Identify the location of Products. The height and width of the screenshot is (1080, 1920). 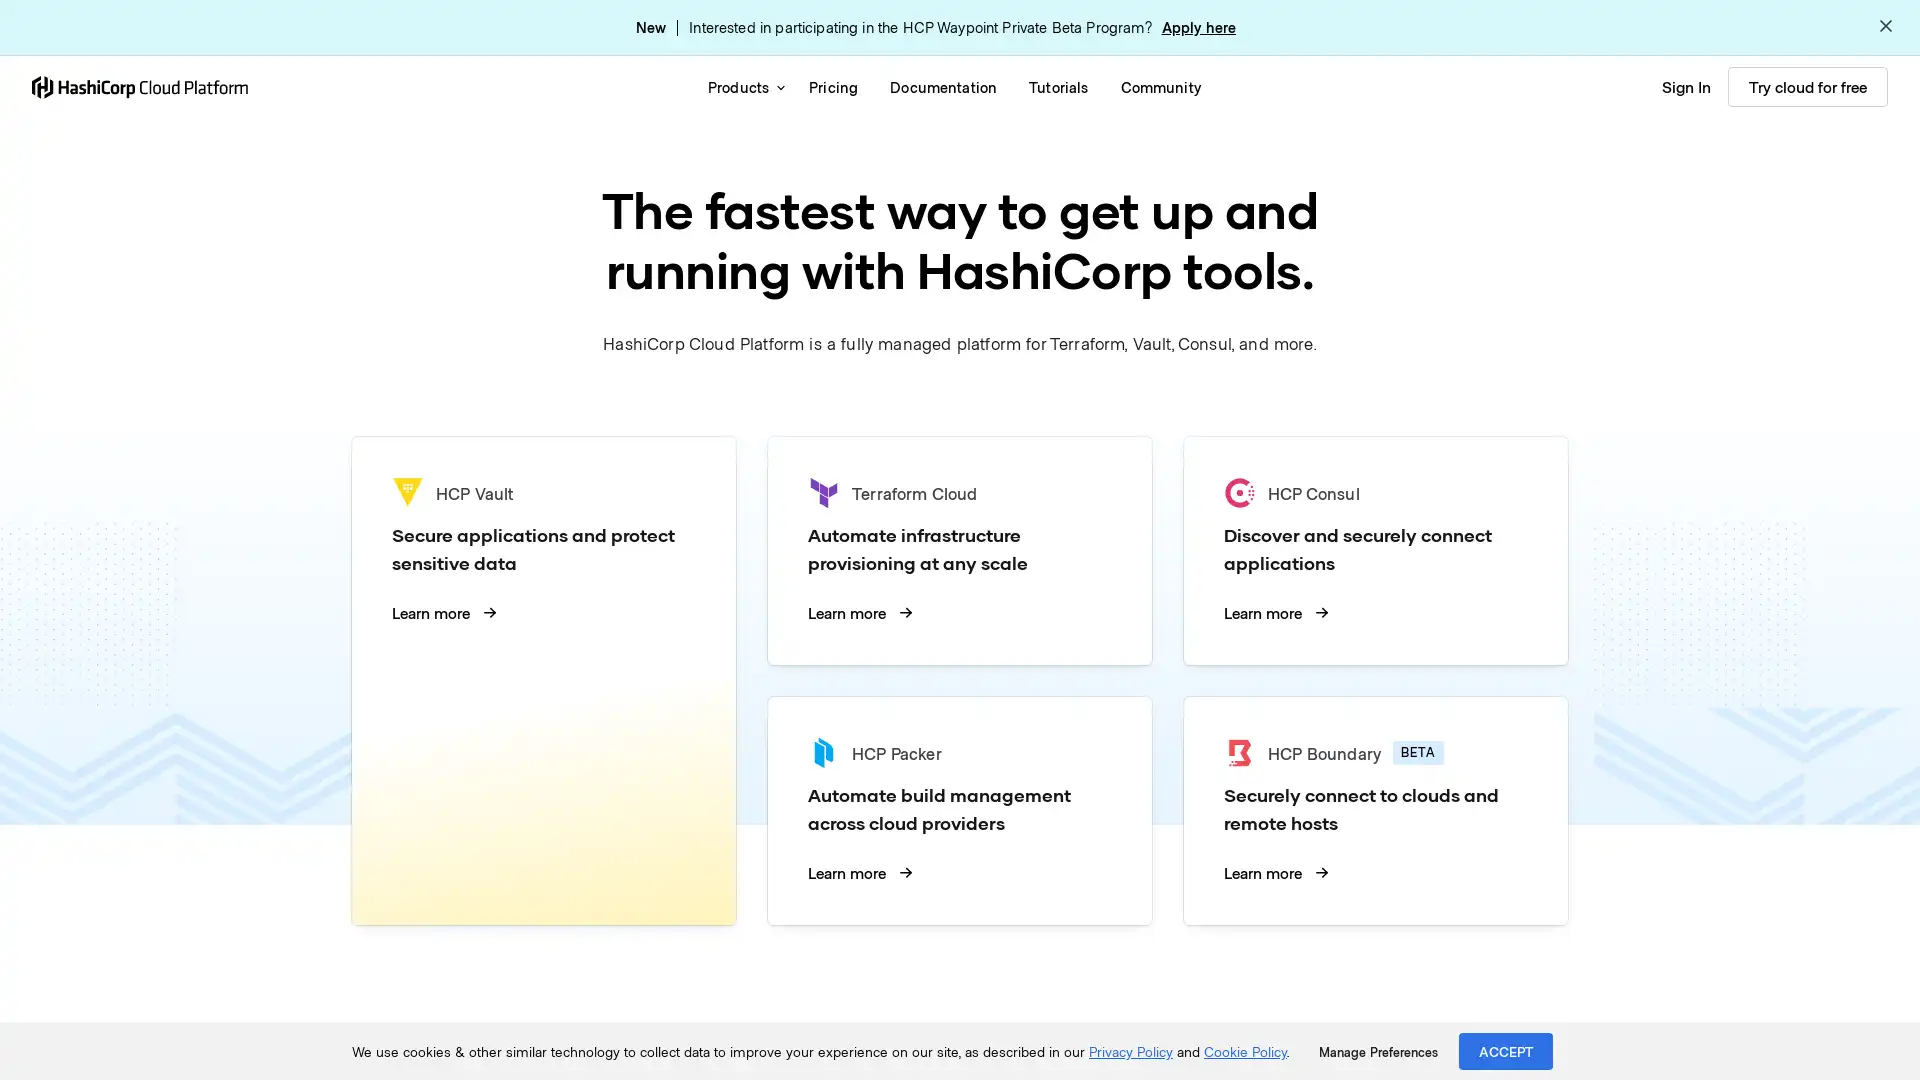
(741, 86).